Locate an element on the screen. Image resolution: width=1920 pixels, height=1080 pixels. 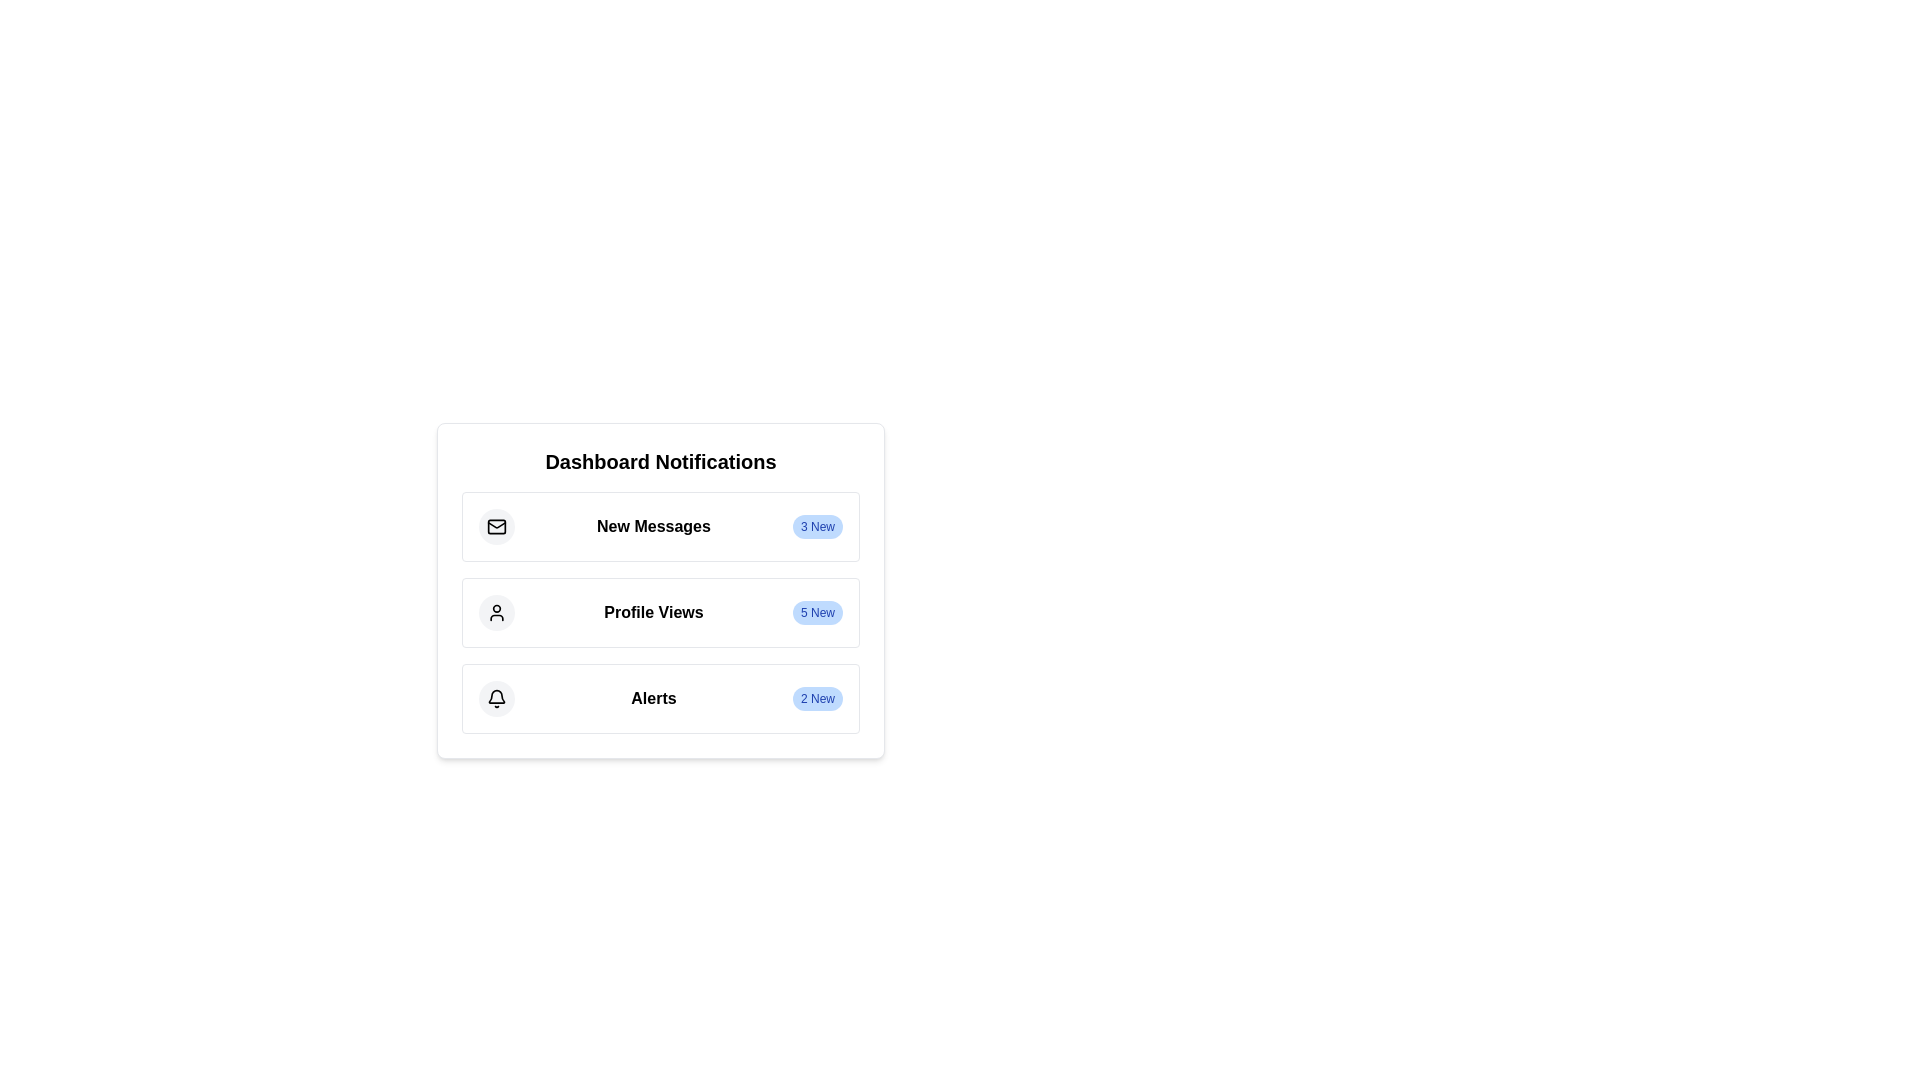
the notification icon, which is a circular light gray icon with a black bell symbol located in the left region of the 'Alerts' row is located at coordinates (497, 697).